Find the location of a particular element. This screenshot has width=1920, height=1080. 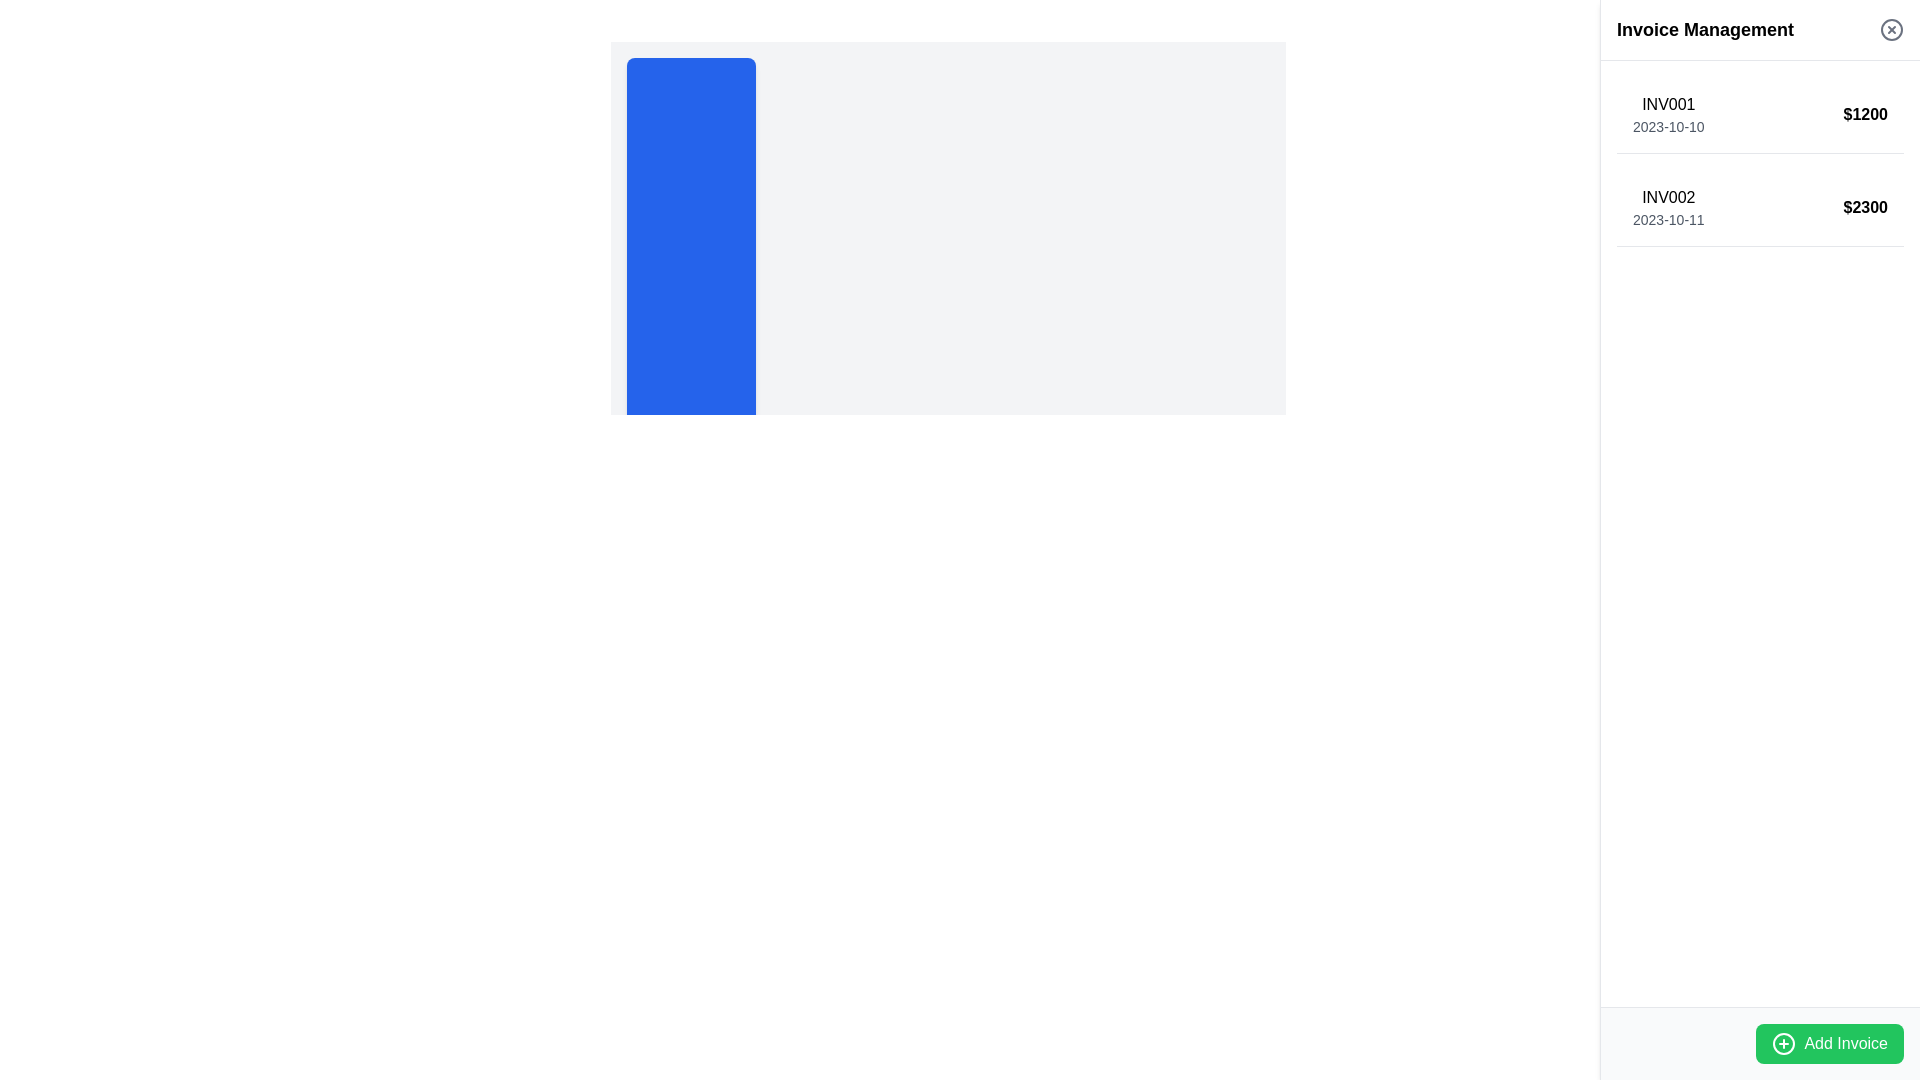

the close button in the top-right corner of the 'Invoice Management' header section is located at coordinates (1890, 30).